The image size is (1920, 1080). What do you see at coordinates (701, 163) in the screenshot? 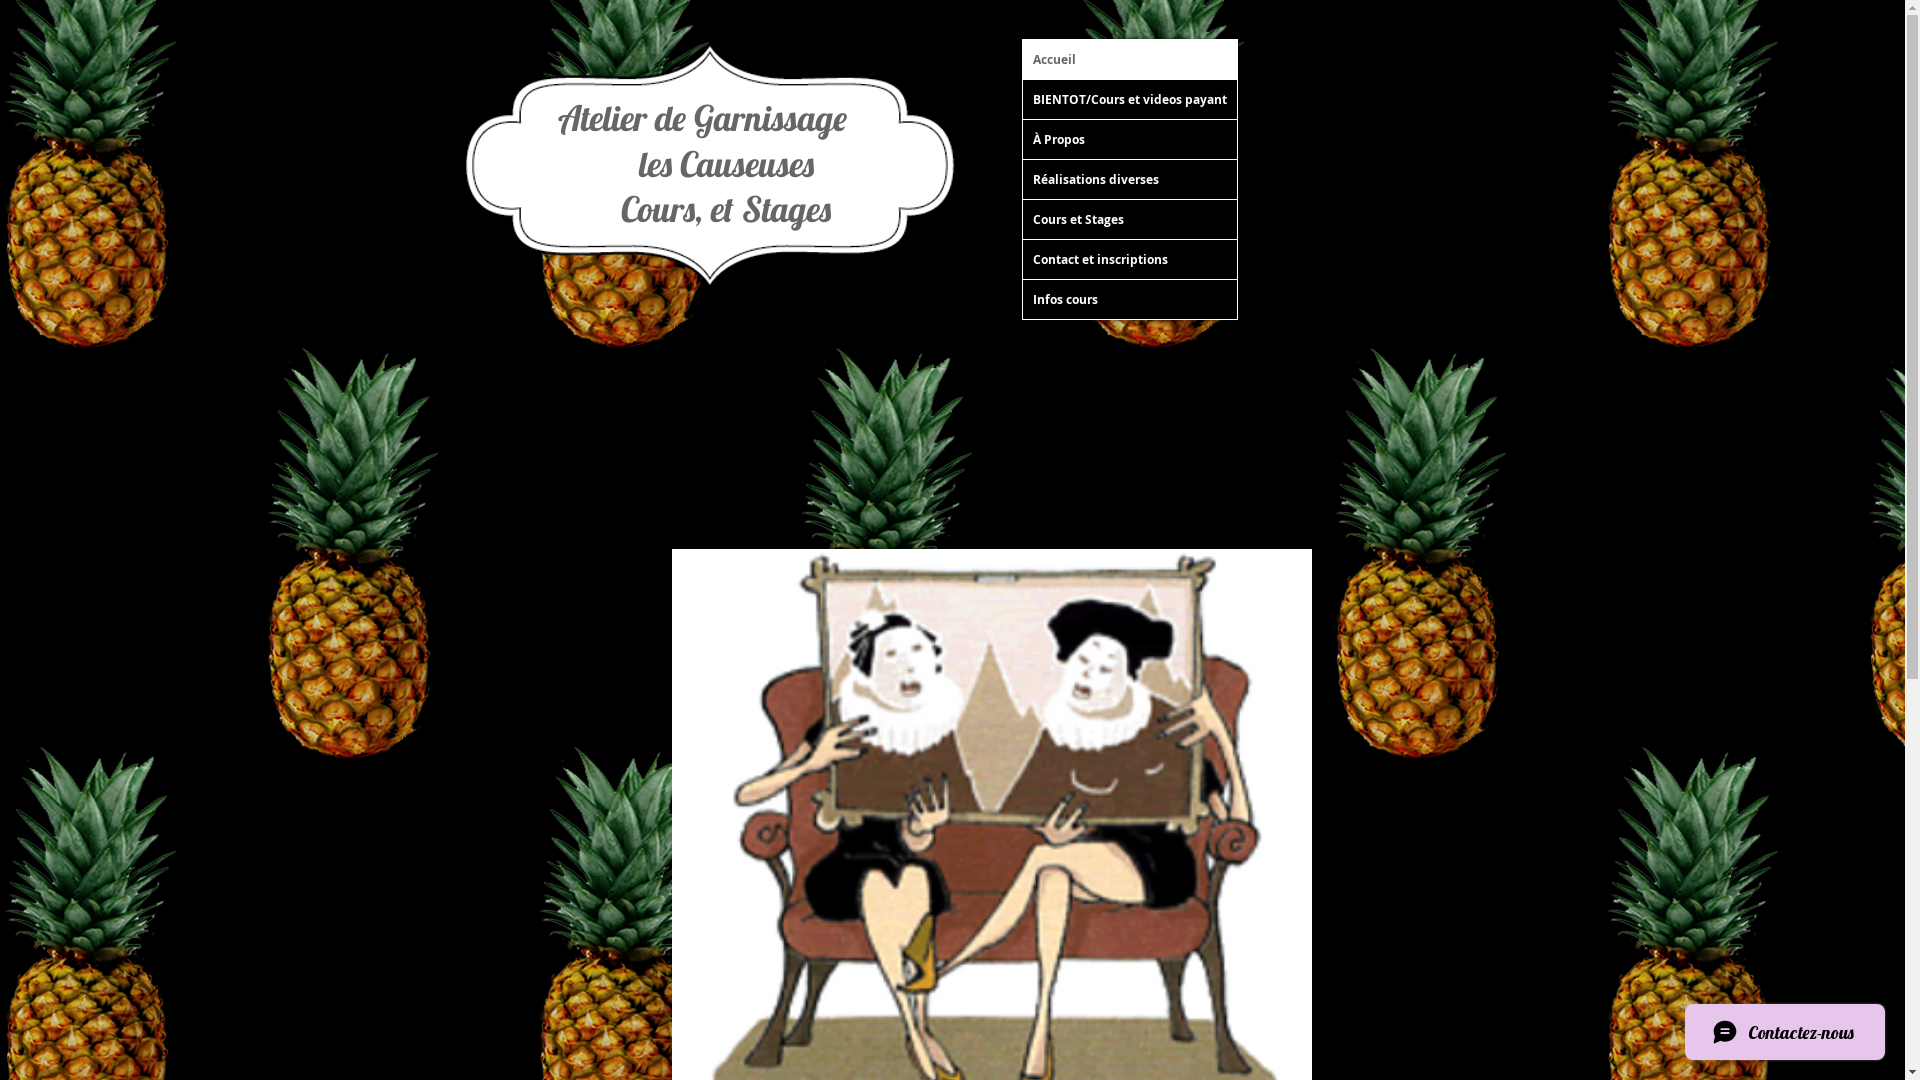
I see `'      les Causeuses'` at bounding box center [701, 163].